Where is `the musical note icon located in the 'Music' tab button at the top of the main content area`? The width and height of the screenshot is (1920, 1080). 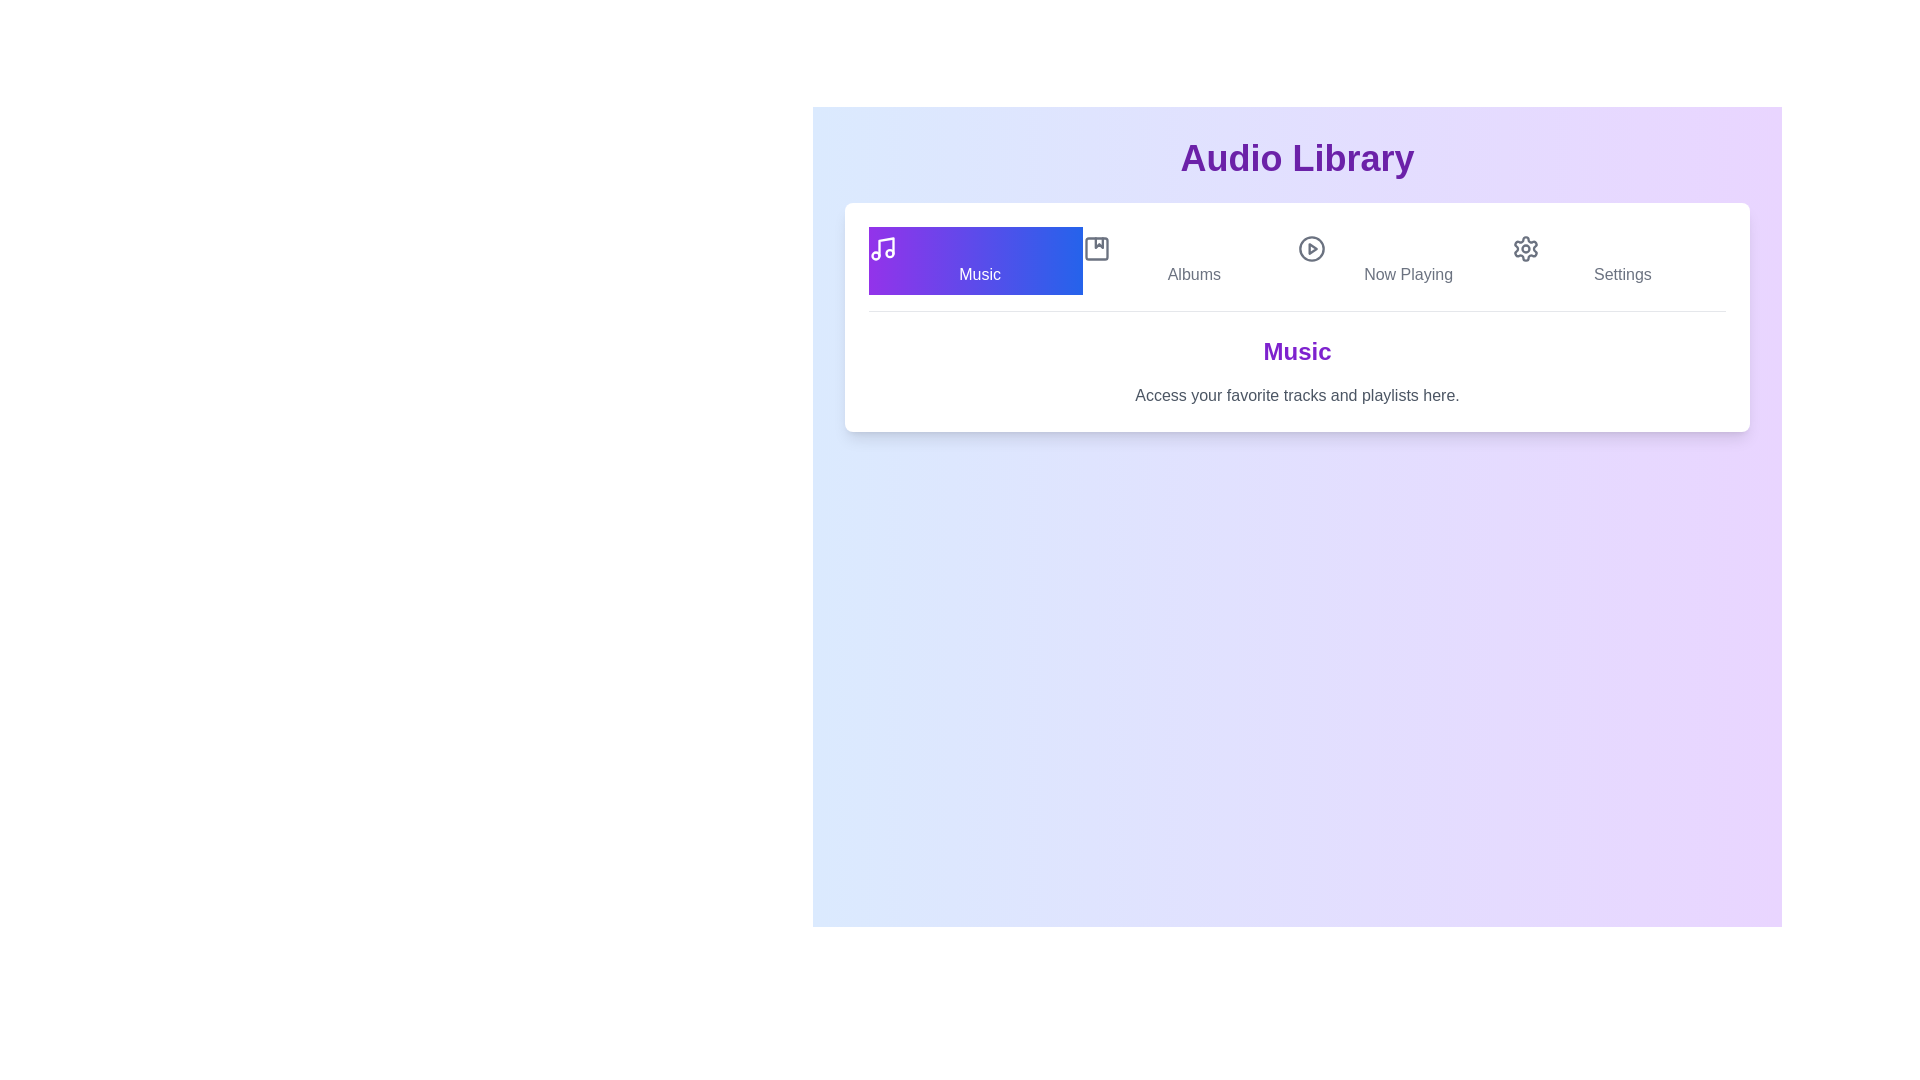
the musical note icon located in the 'Music' tab button at the top of the main content area is located at coordinates (882, 248).